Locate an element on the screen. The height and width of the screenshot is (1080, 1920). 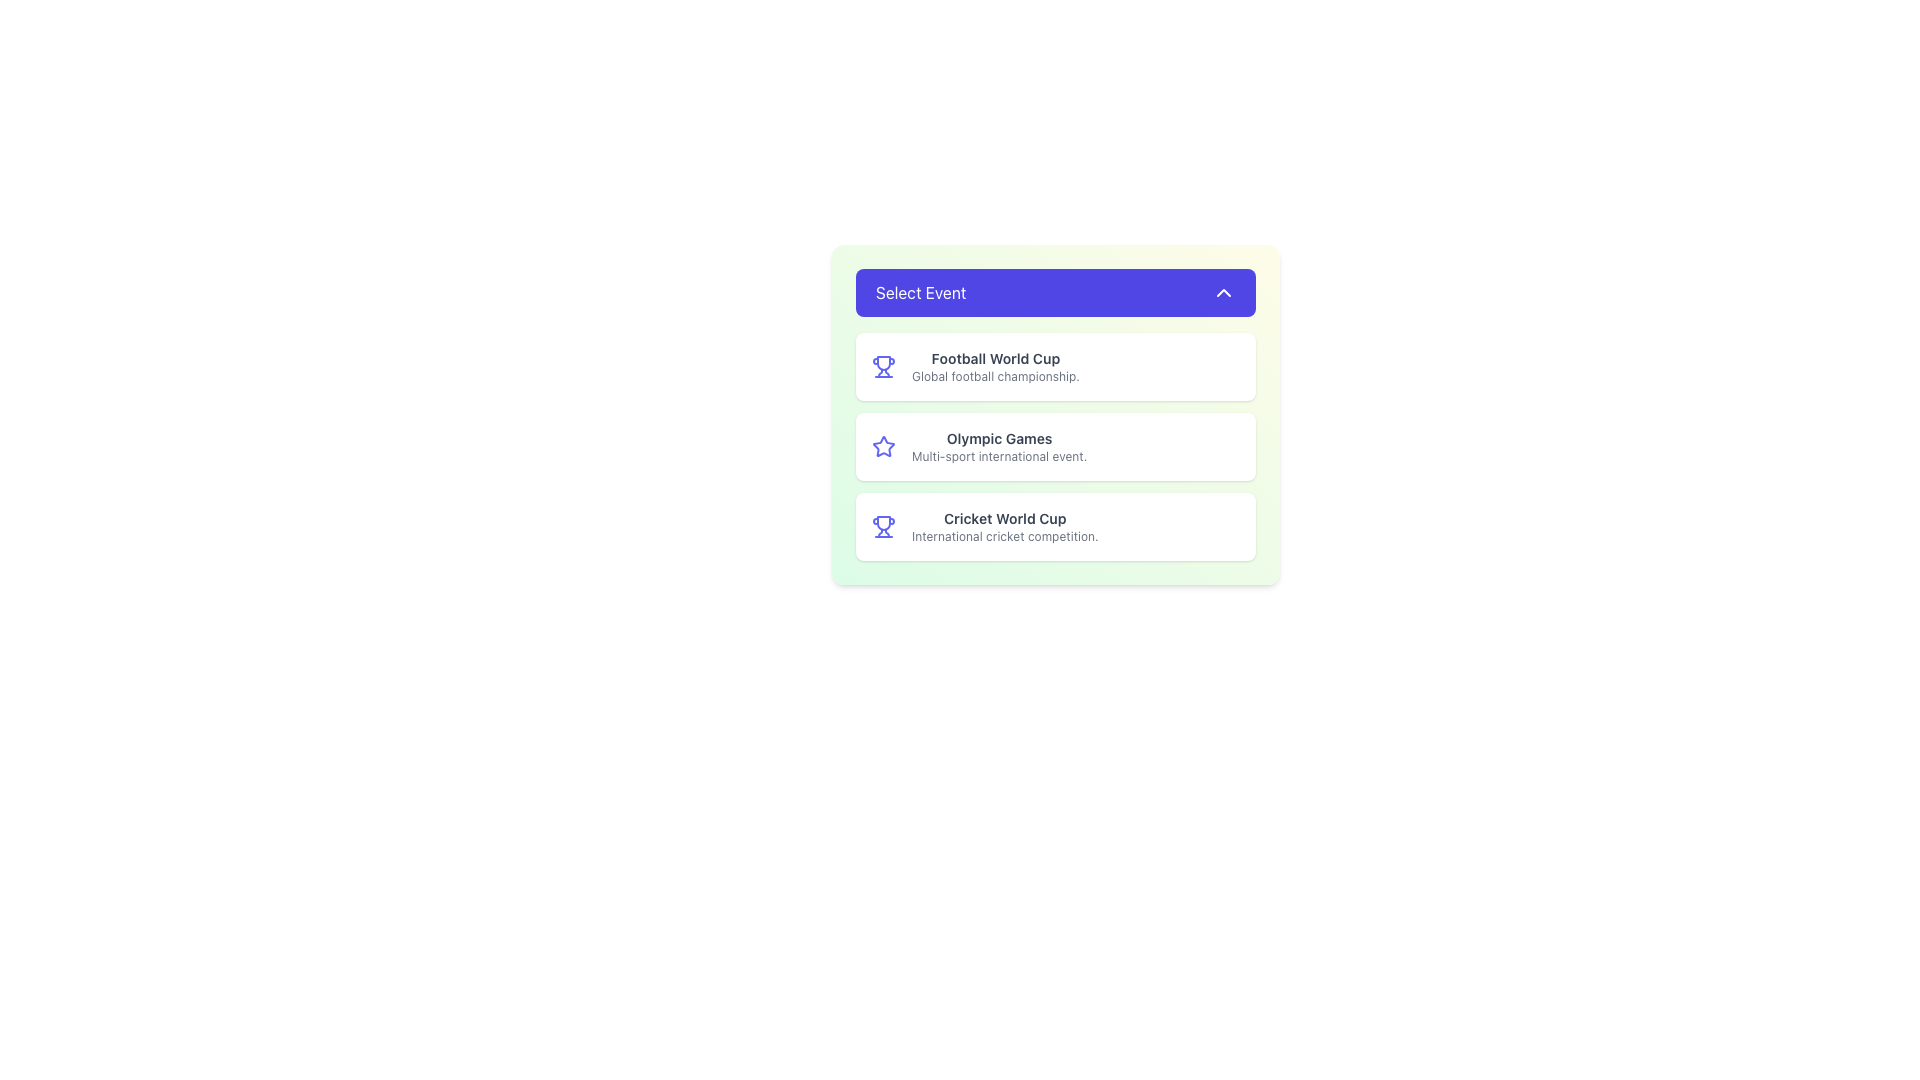
the text label that reads 'Multi-sport international event.' positioned directly beneath the heading 'Olympic Games' is located at coordinates (999, 456).